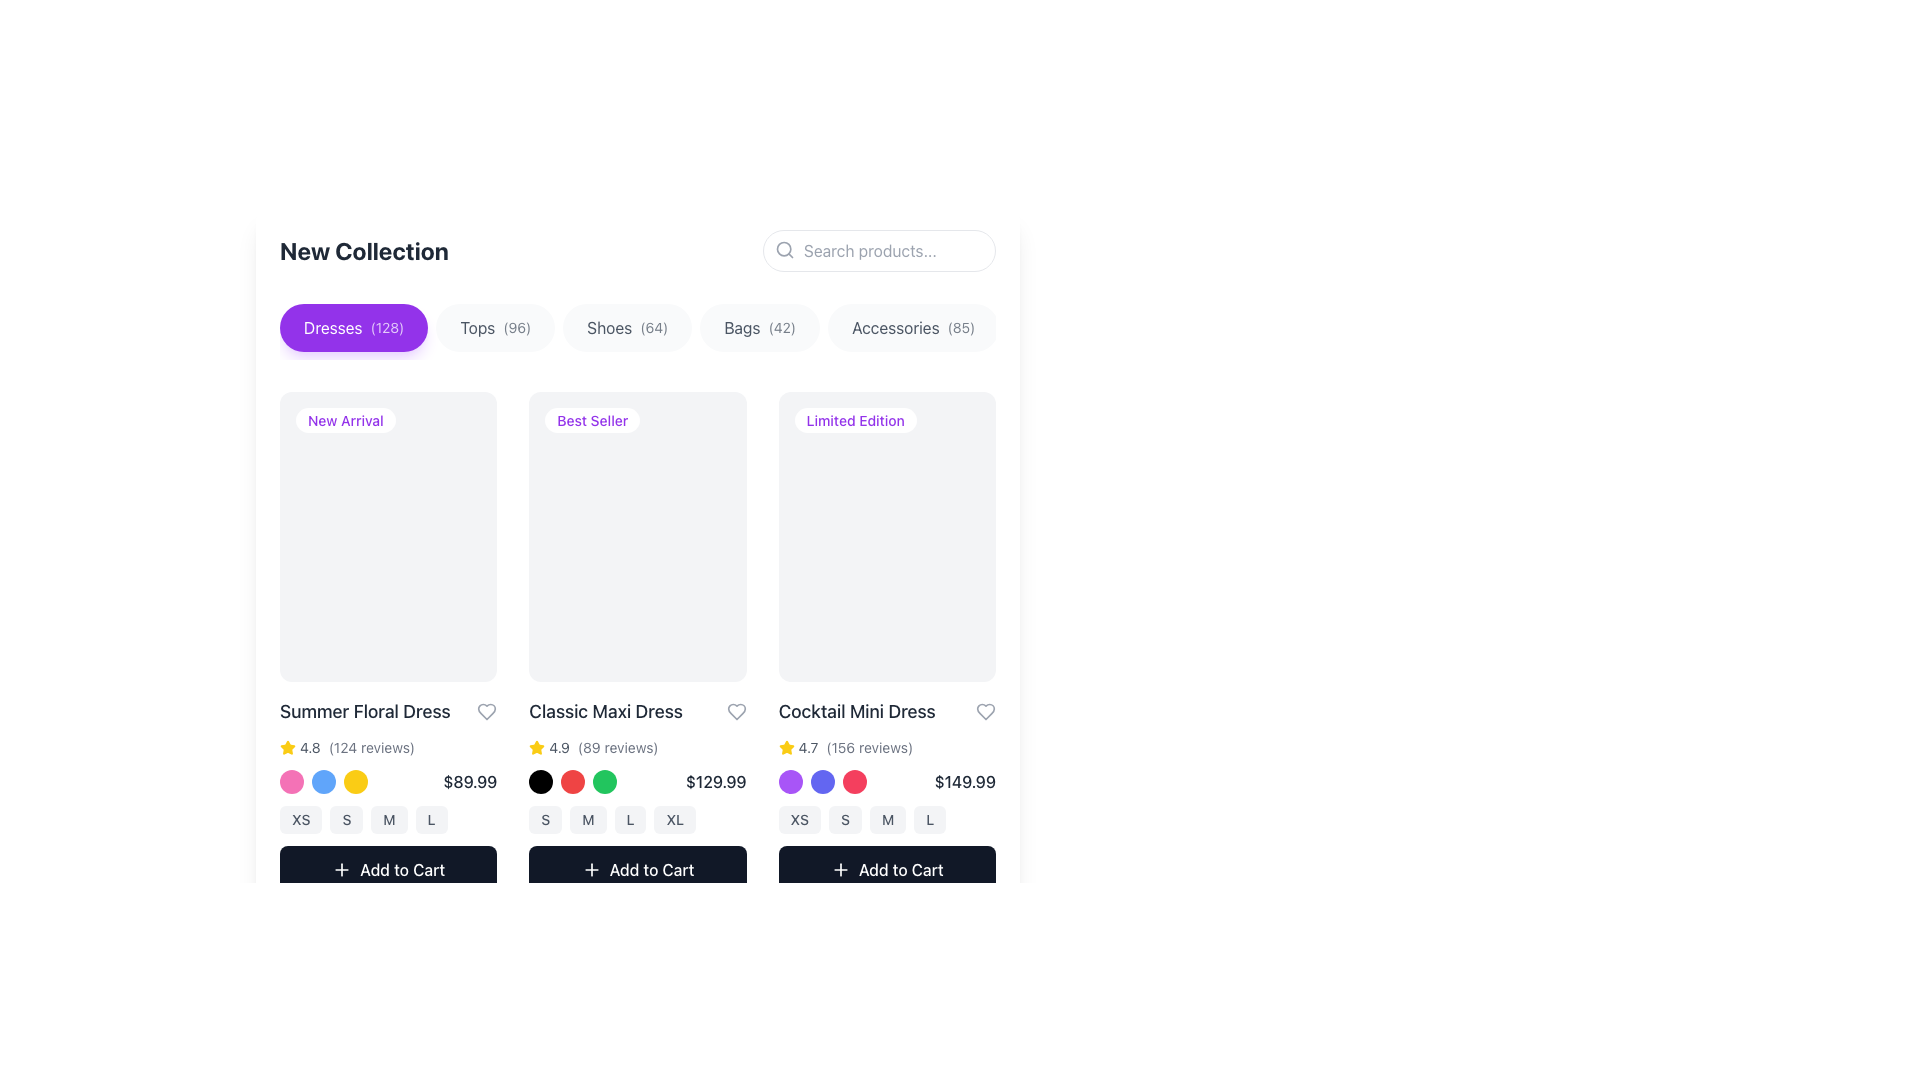 The height and width of the screenshot is (1080, 1920). Describe the element at coordinates (300, 819) in the screenshot. I see `the button labeled 'XS', which is the first button in a series of size options located below the product information for the 'Summer Floral Dress'` at that location.